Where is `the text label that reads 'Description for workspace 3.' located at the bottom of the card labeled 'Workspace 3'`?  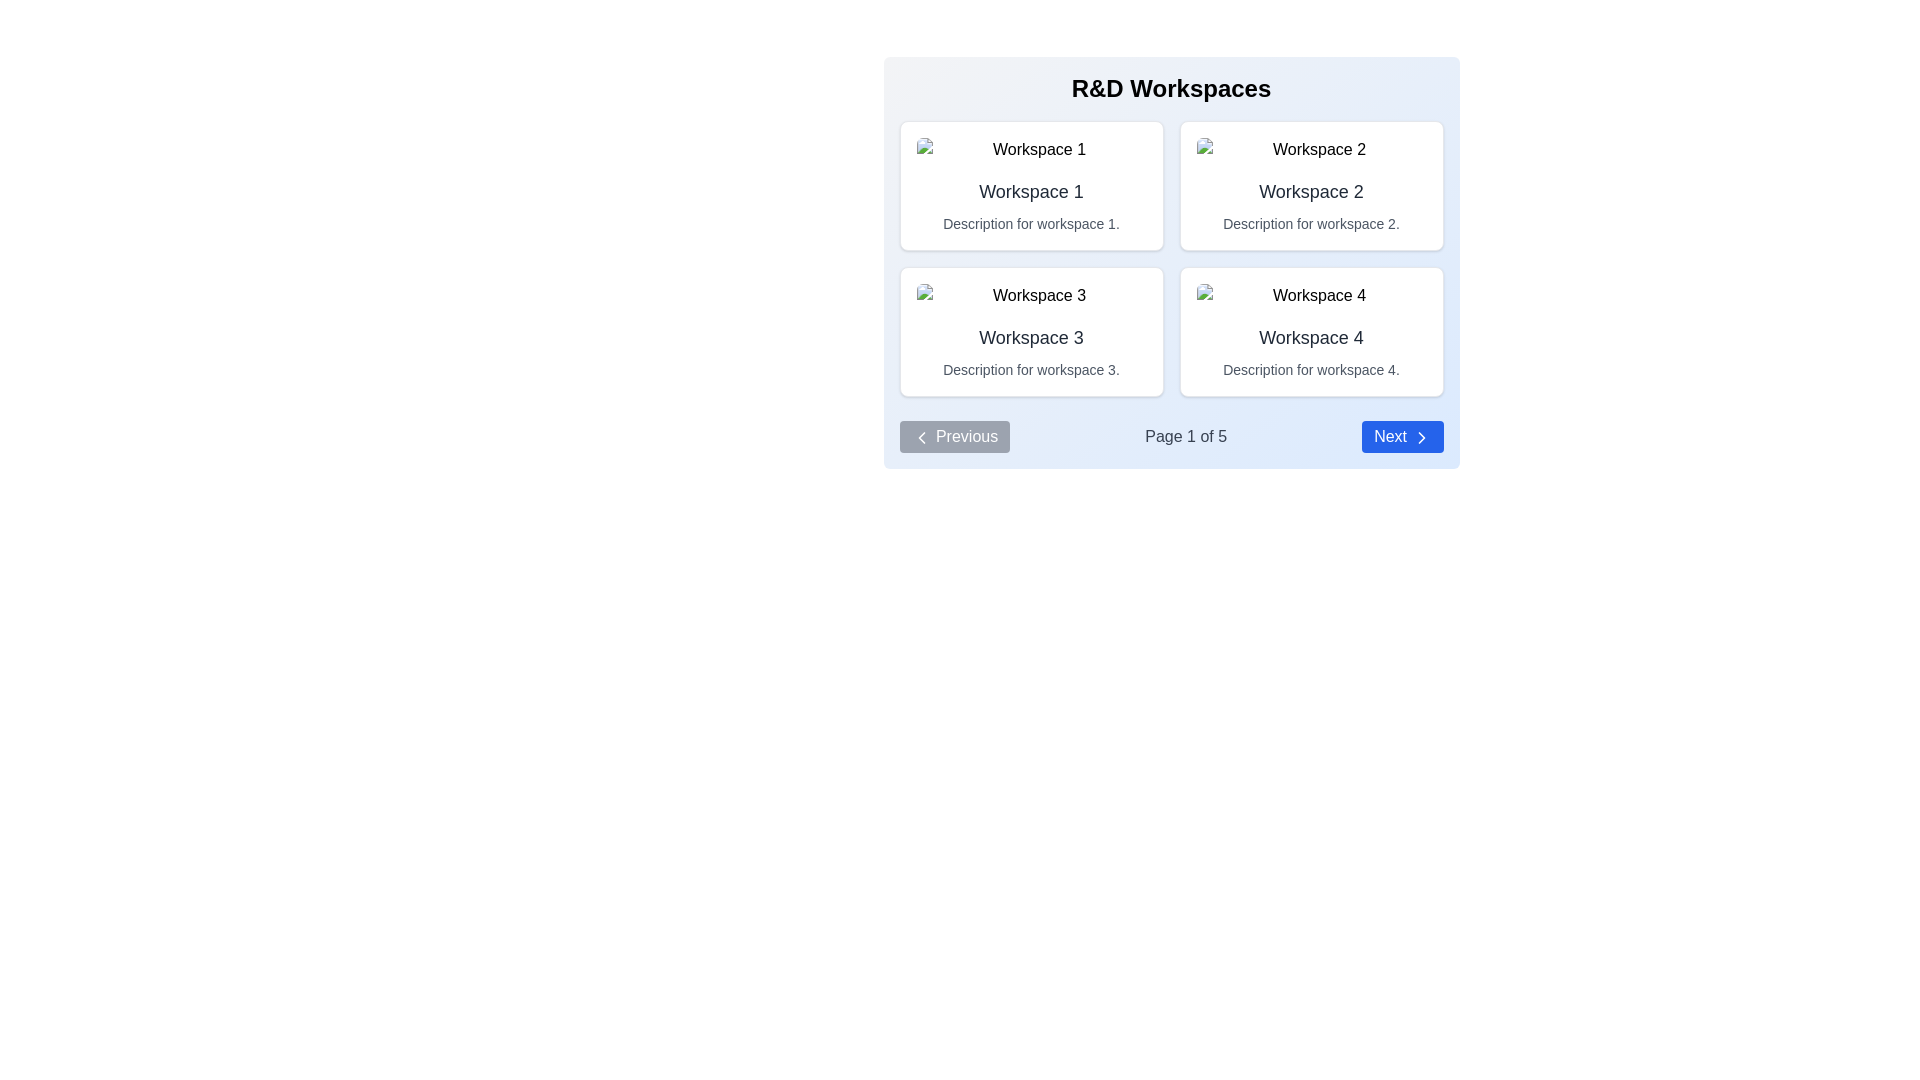
the text label that reads 'Description for workspace 3.' located at the bottom of the card labeled 'Workspace 3' is located at coordinates (1031, 370).